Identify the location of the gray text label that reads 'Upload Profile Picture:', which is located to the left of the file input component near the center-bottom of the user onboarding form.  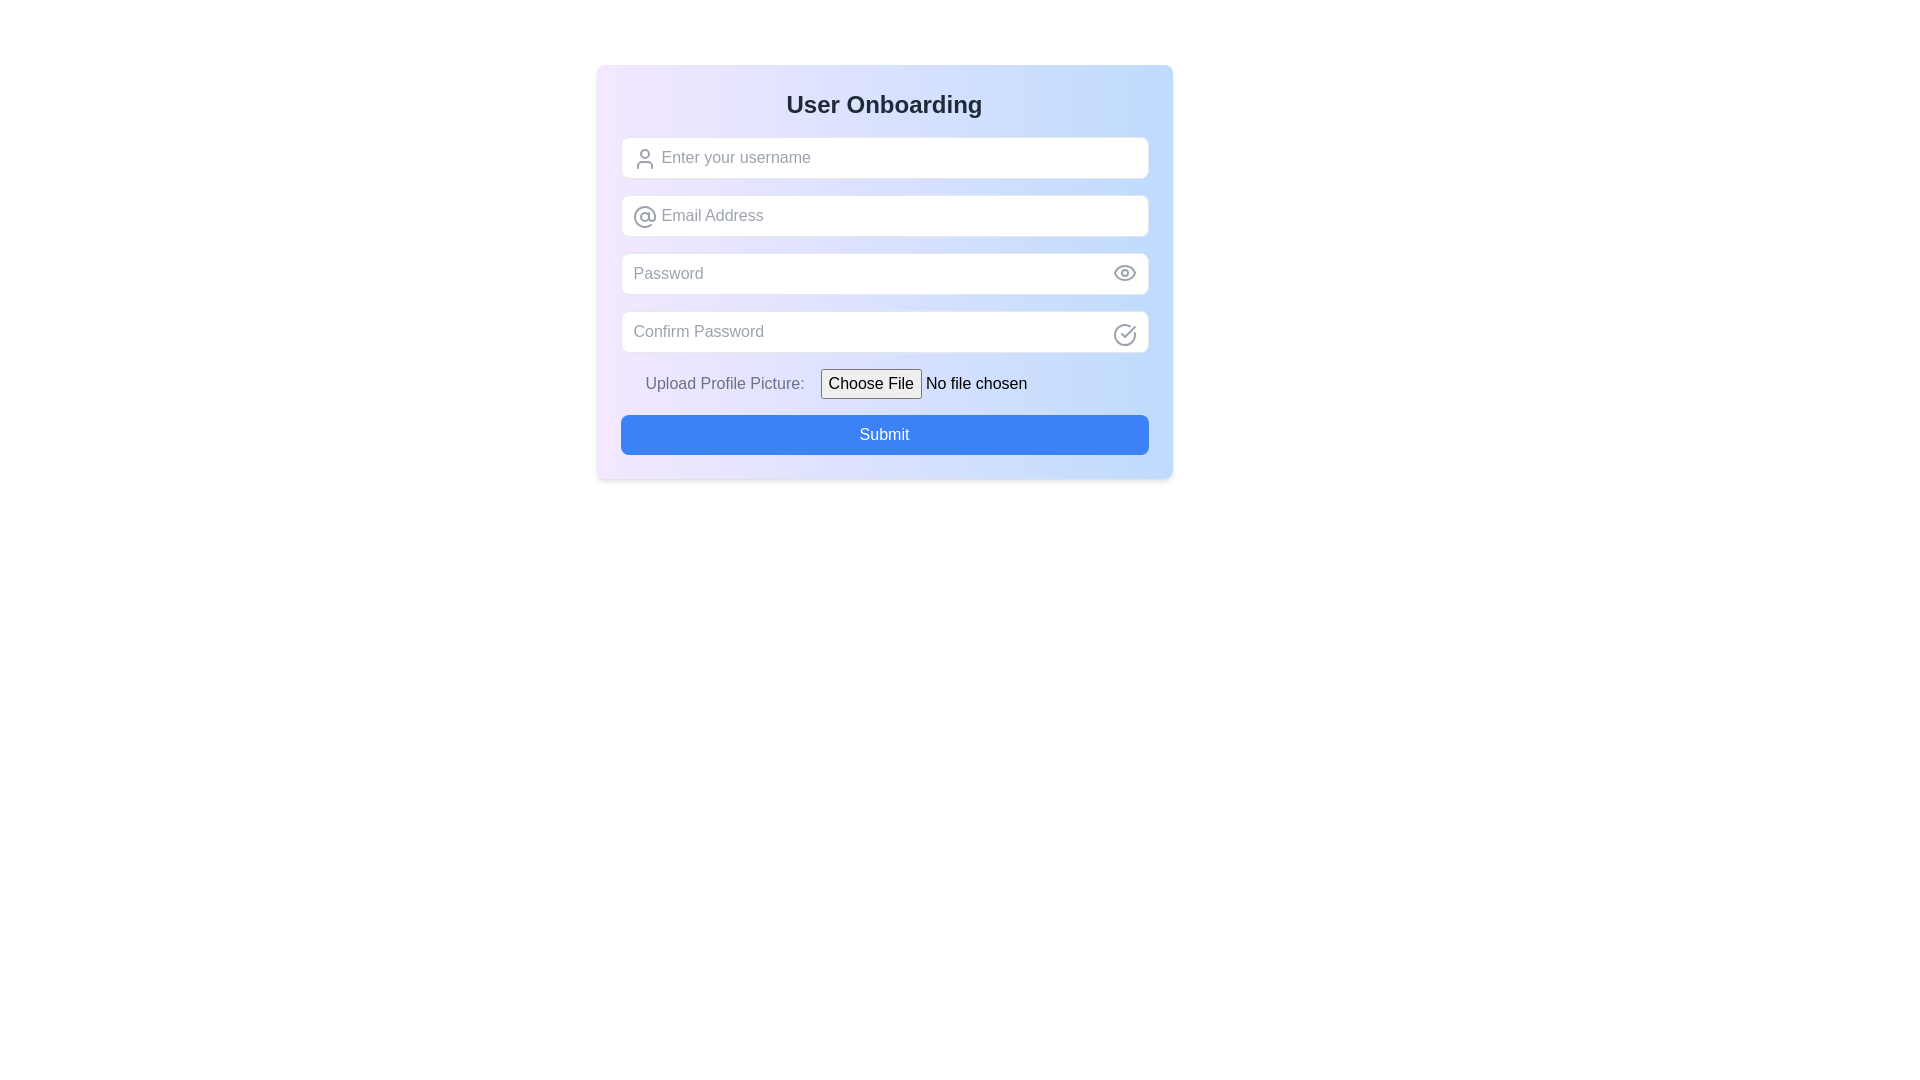
(723, 383).